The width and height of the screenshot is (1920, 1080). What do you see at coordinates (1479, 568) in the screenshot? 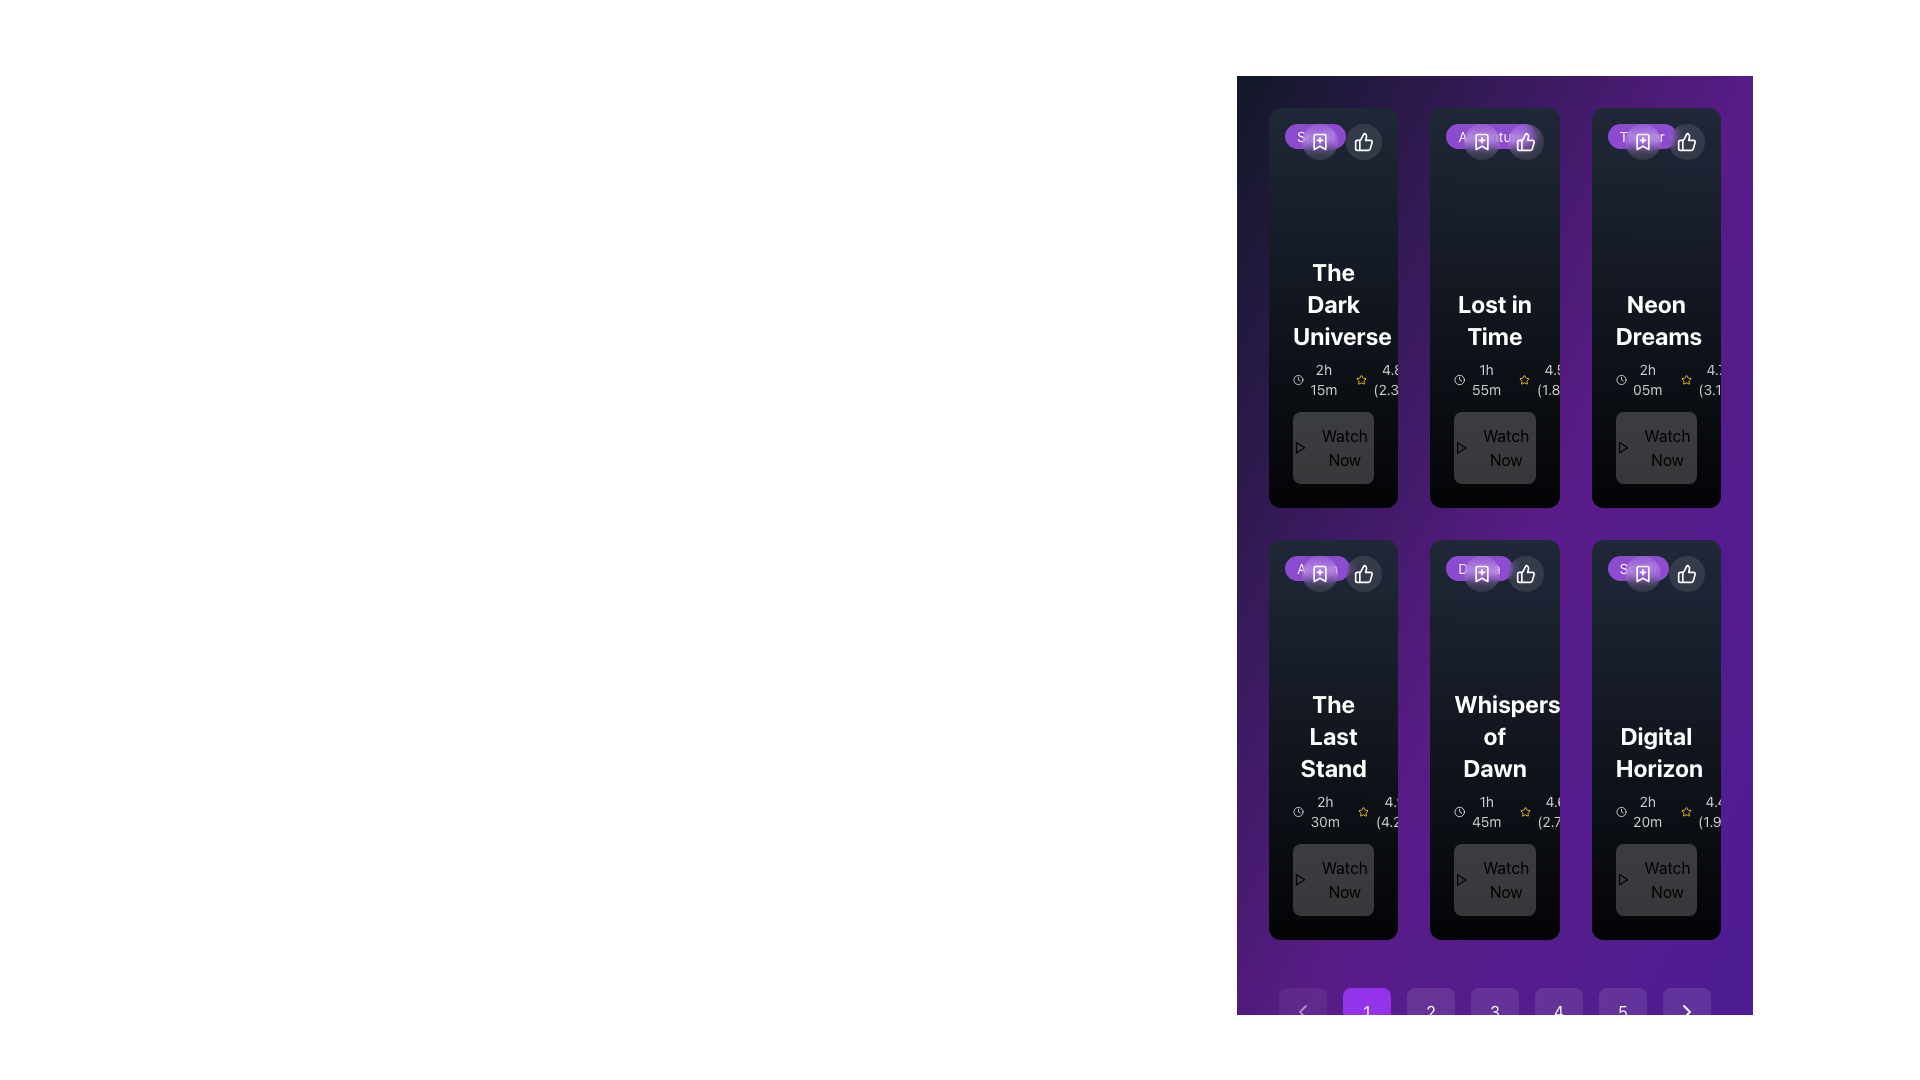
I see `the 'Drama' category tag located in the upper section of the movie card for 'Whispers of Dawn', positioned in the second column of the second row in the grid layout` at bounding box center [1479, 568].